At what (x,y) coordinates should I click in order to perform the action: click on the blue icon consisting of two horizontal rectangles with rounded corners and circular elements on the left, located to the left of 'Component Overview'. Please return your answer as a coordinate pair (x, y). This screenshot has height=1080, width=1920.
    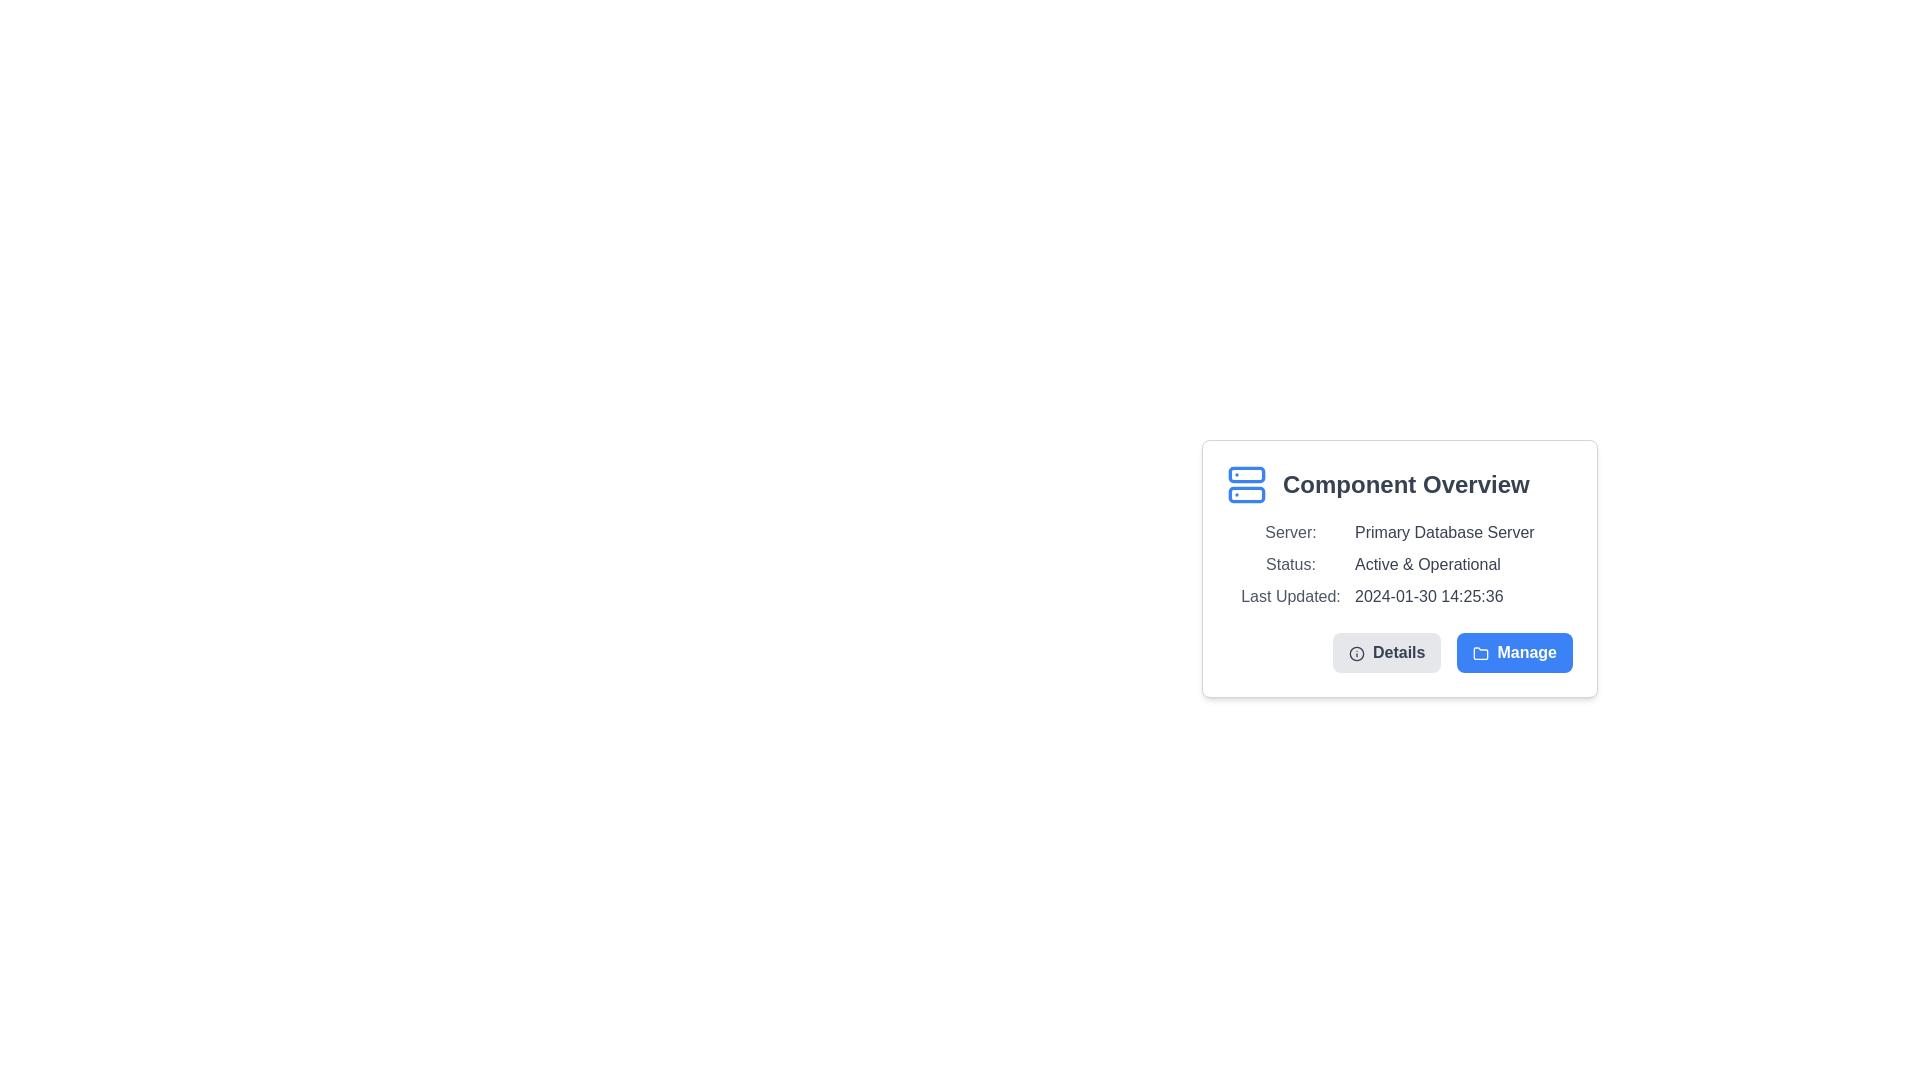
    Looking at the image, I should click on (1246, 485).